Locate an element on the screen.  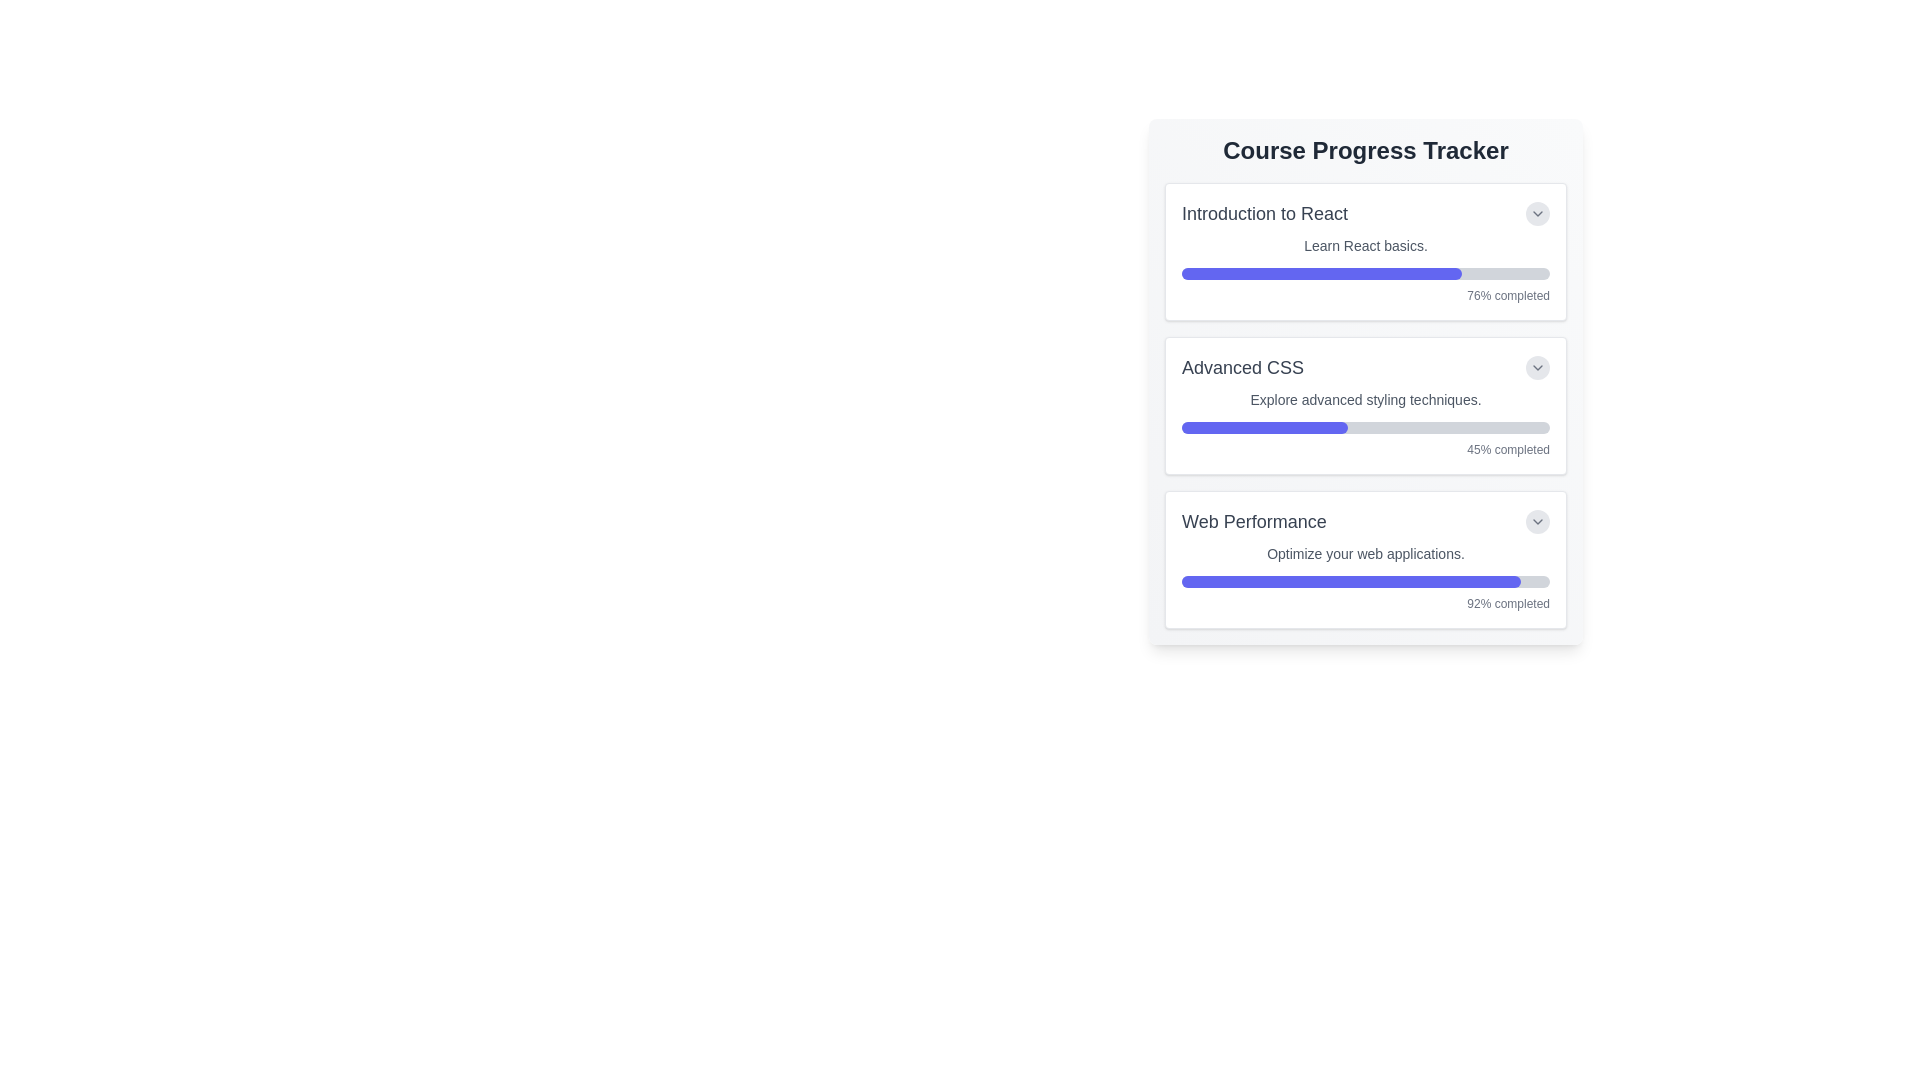
the dropdown button located to the far right of the 'Web Performance' section to change its appearance is located at coordinates (1536, 520).